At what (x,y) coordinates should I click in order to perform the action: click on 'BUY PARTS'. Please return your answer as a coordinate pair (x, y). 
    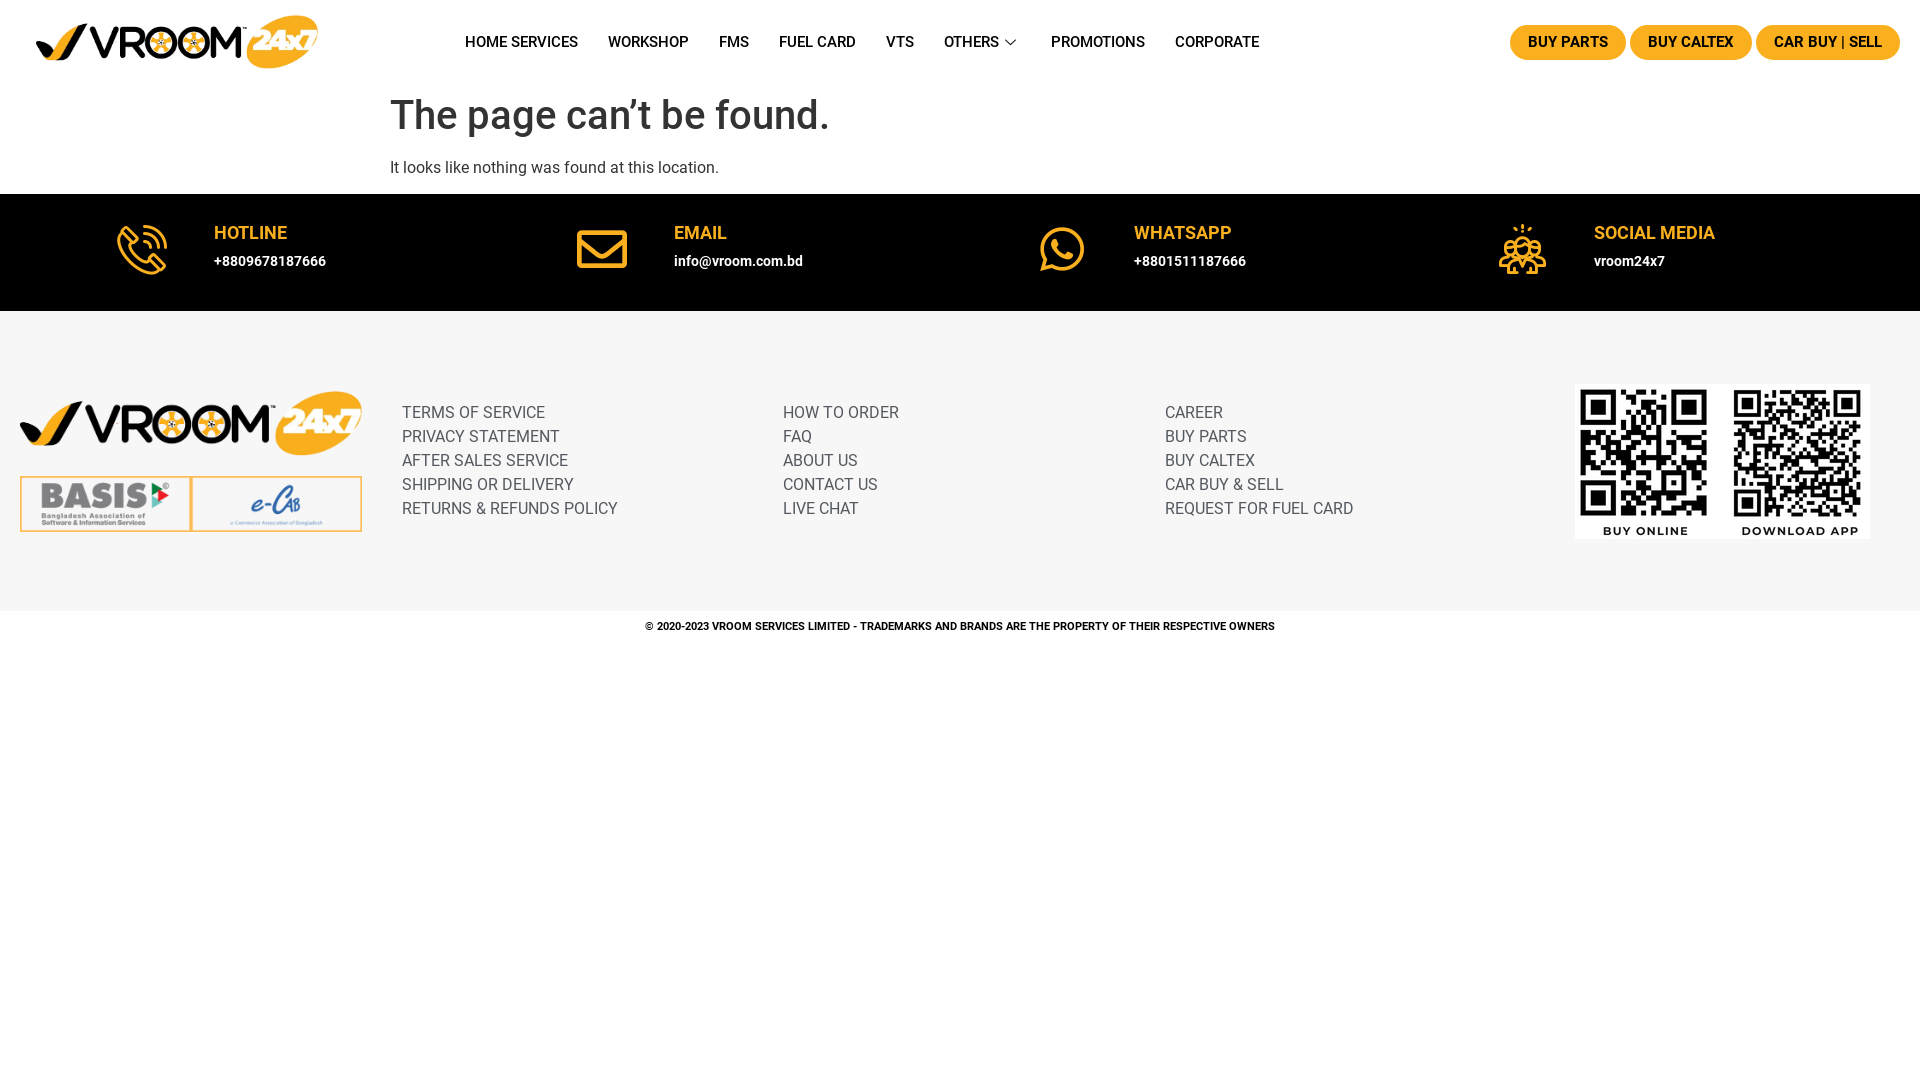
    Looking at the image, I should click on (1510, 41).